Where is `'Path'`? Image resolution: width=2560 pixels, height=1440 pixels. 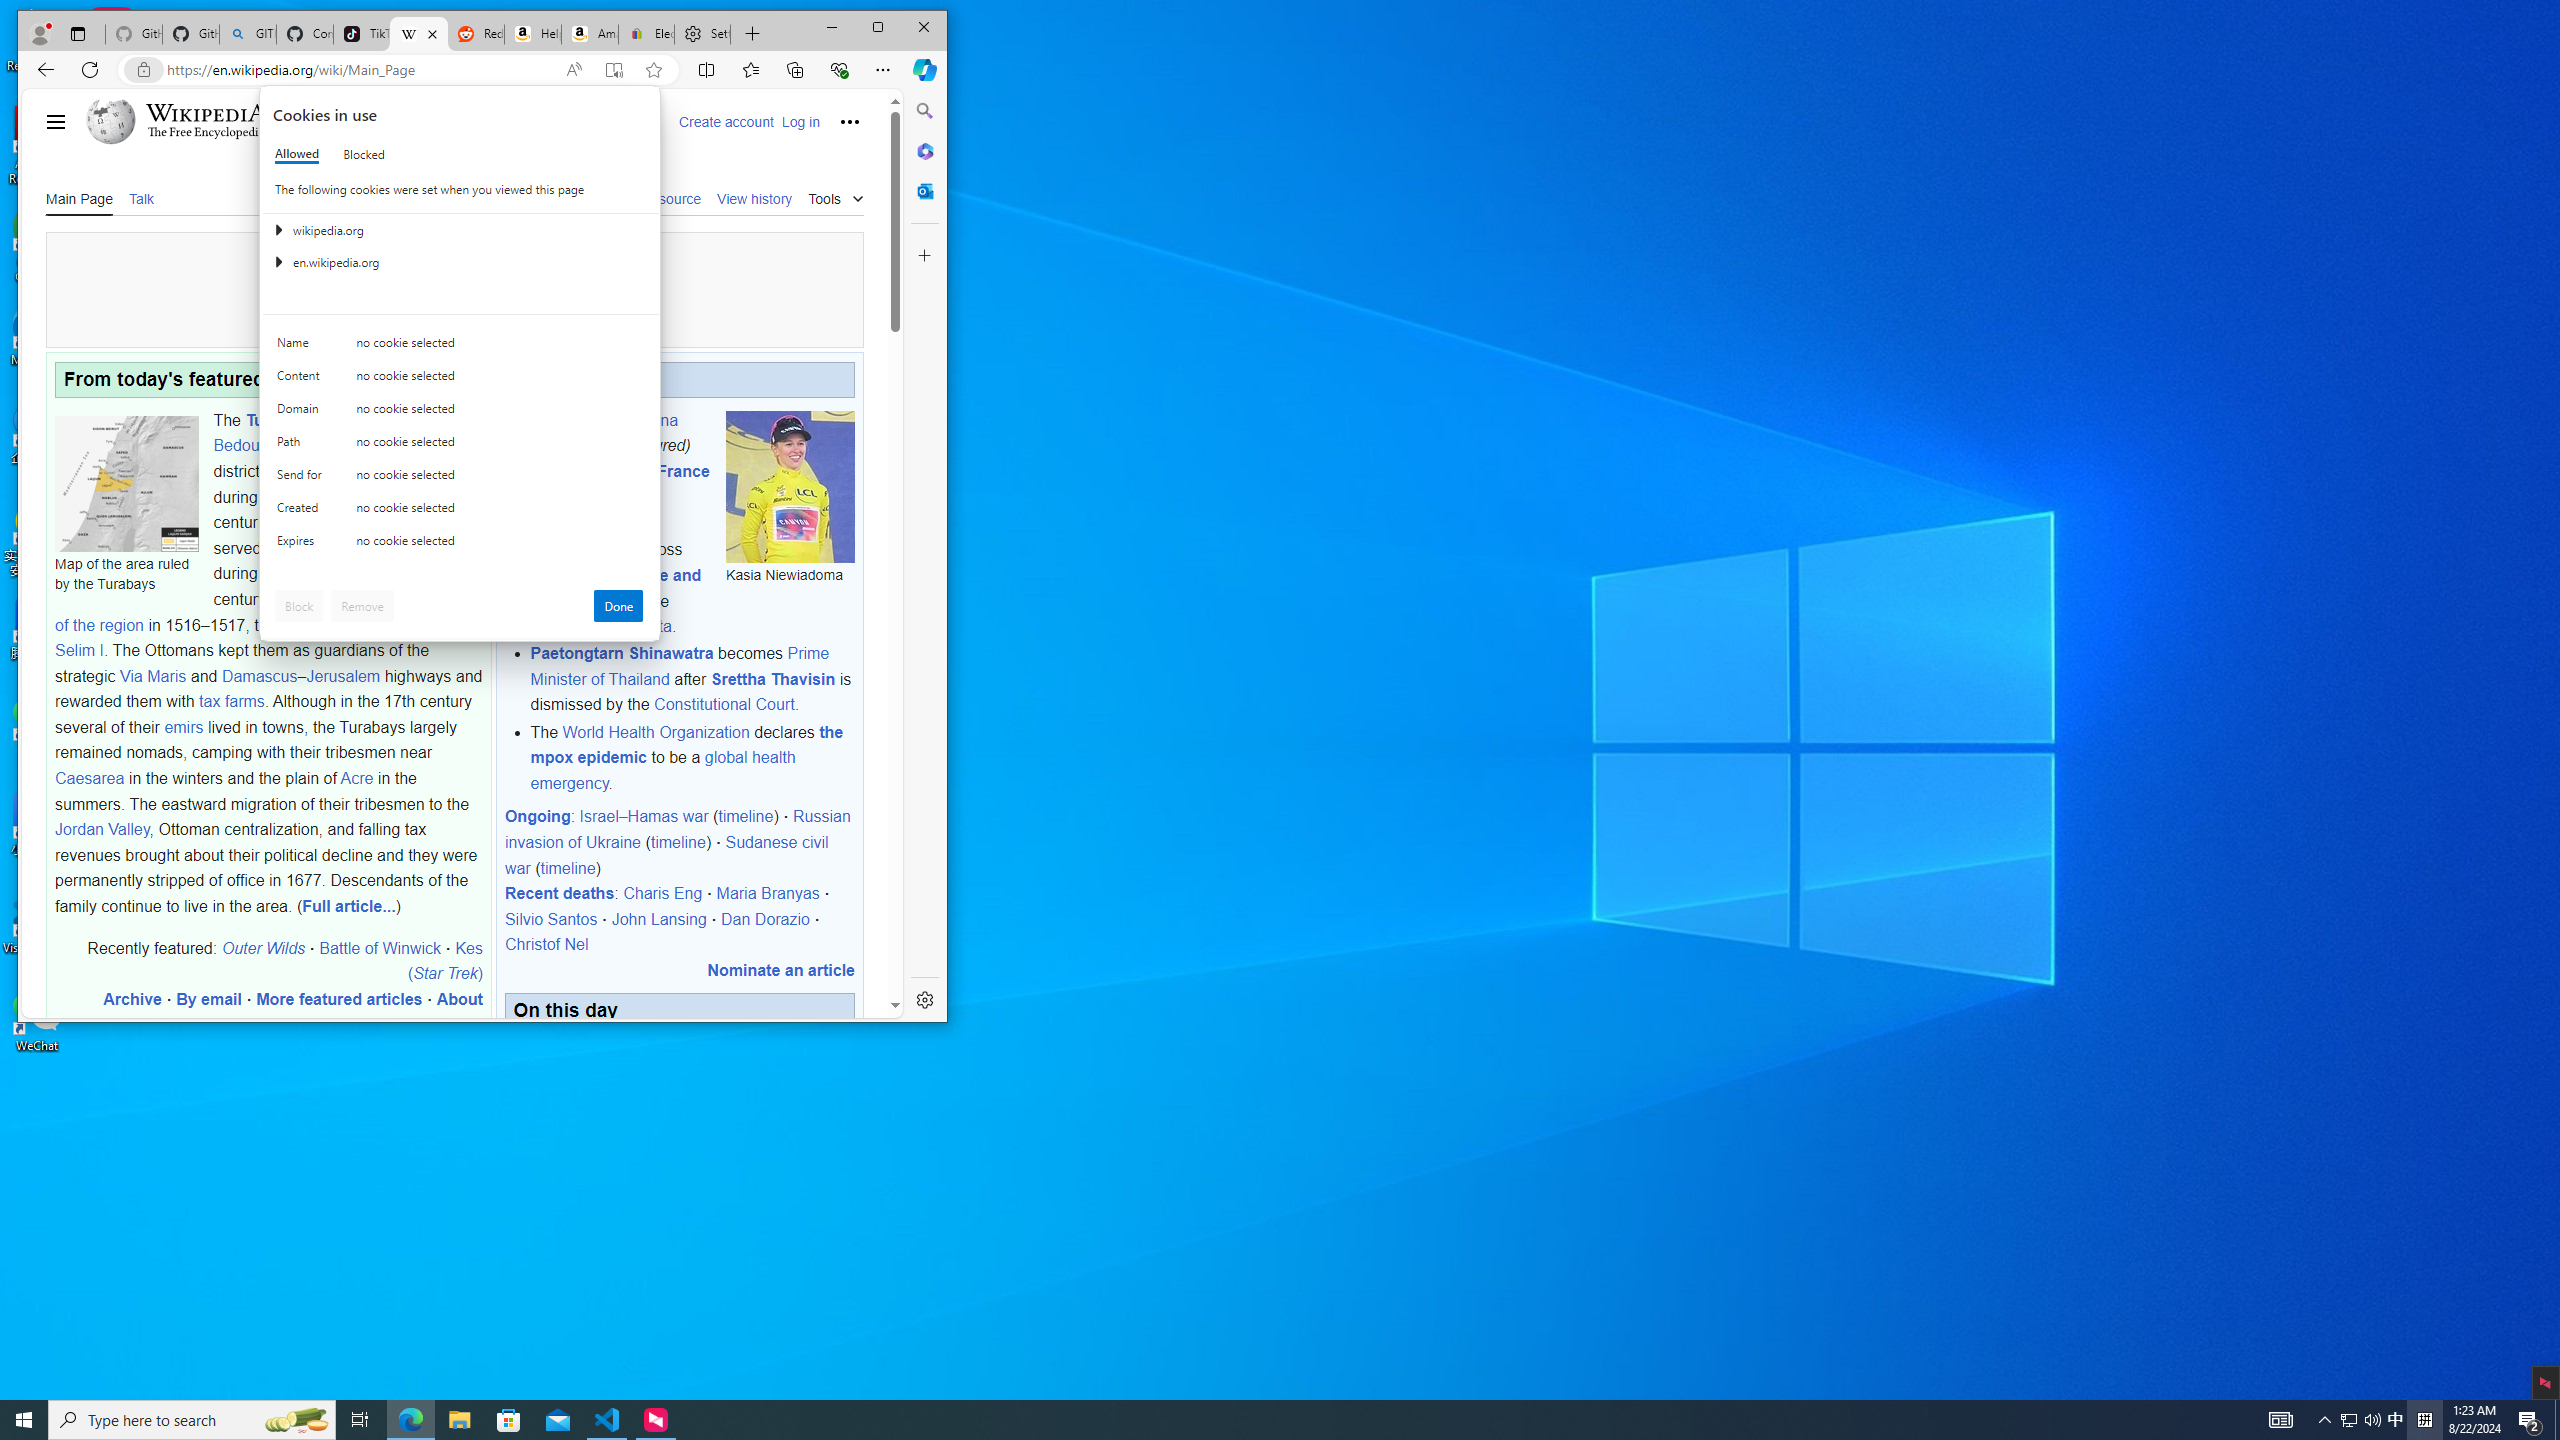 'Path' is located at coordinates (302, 445).